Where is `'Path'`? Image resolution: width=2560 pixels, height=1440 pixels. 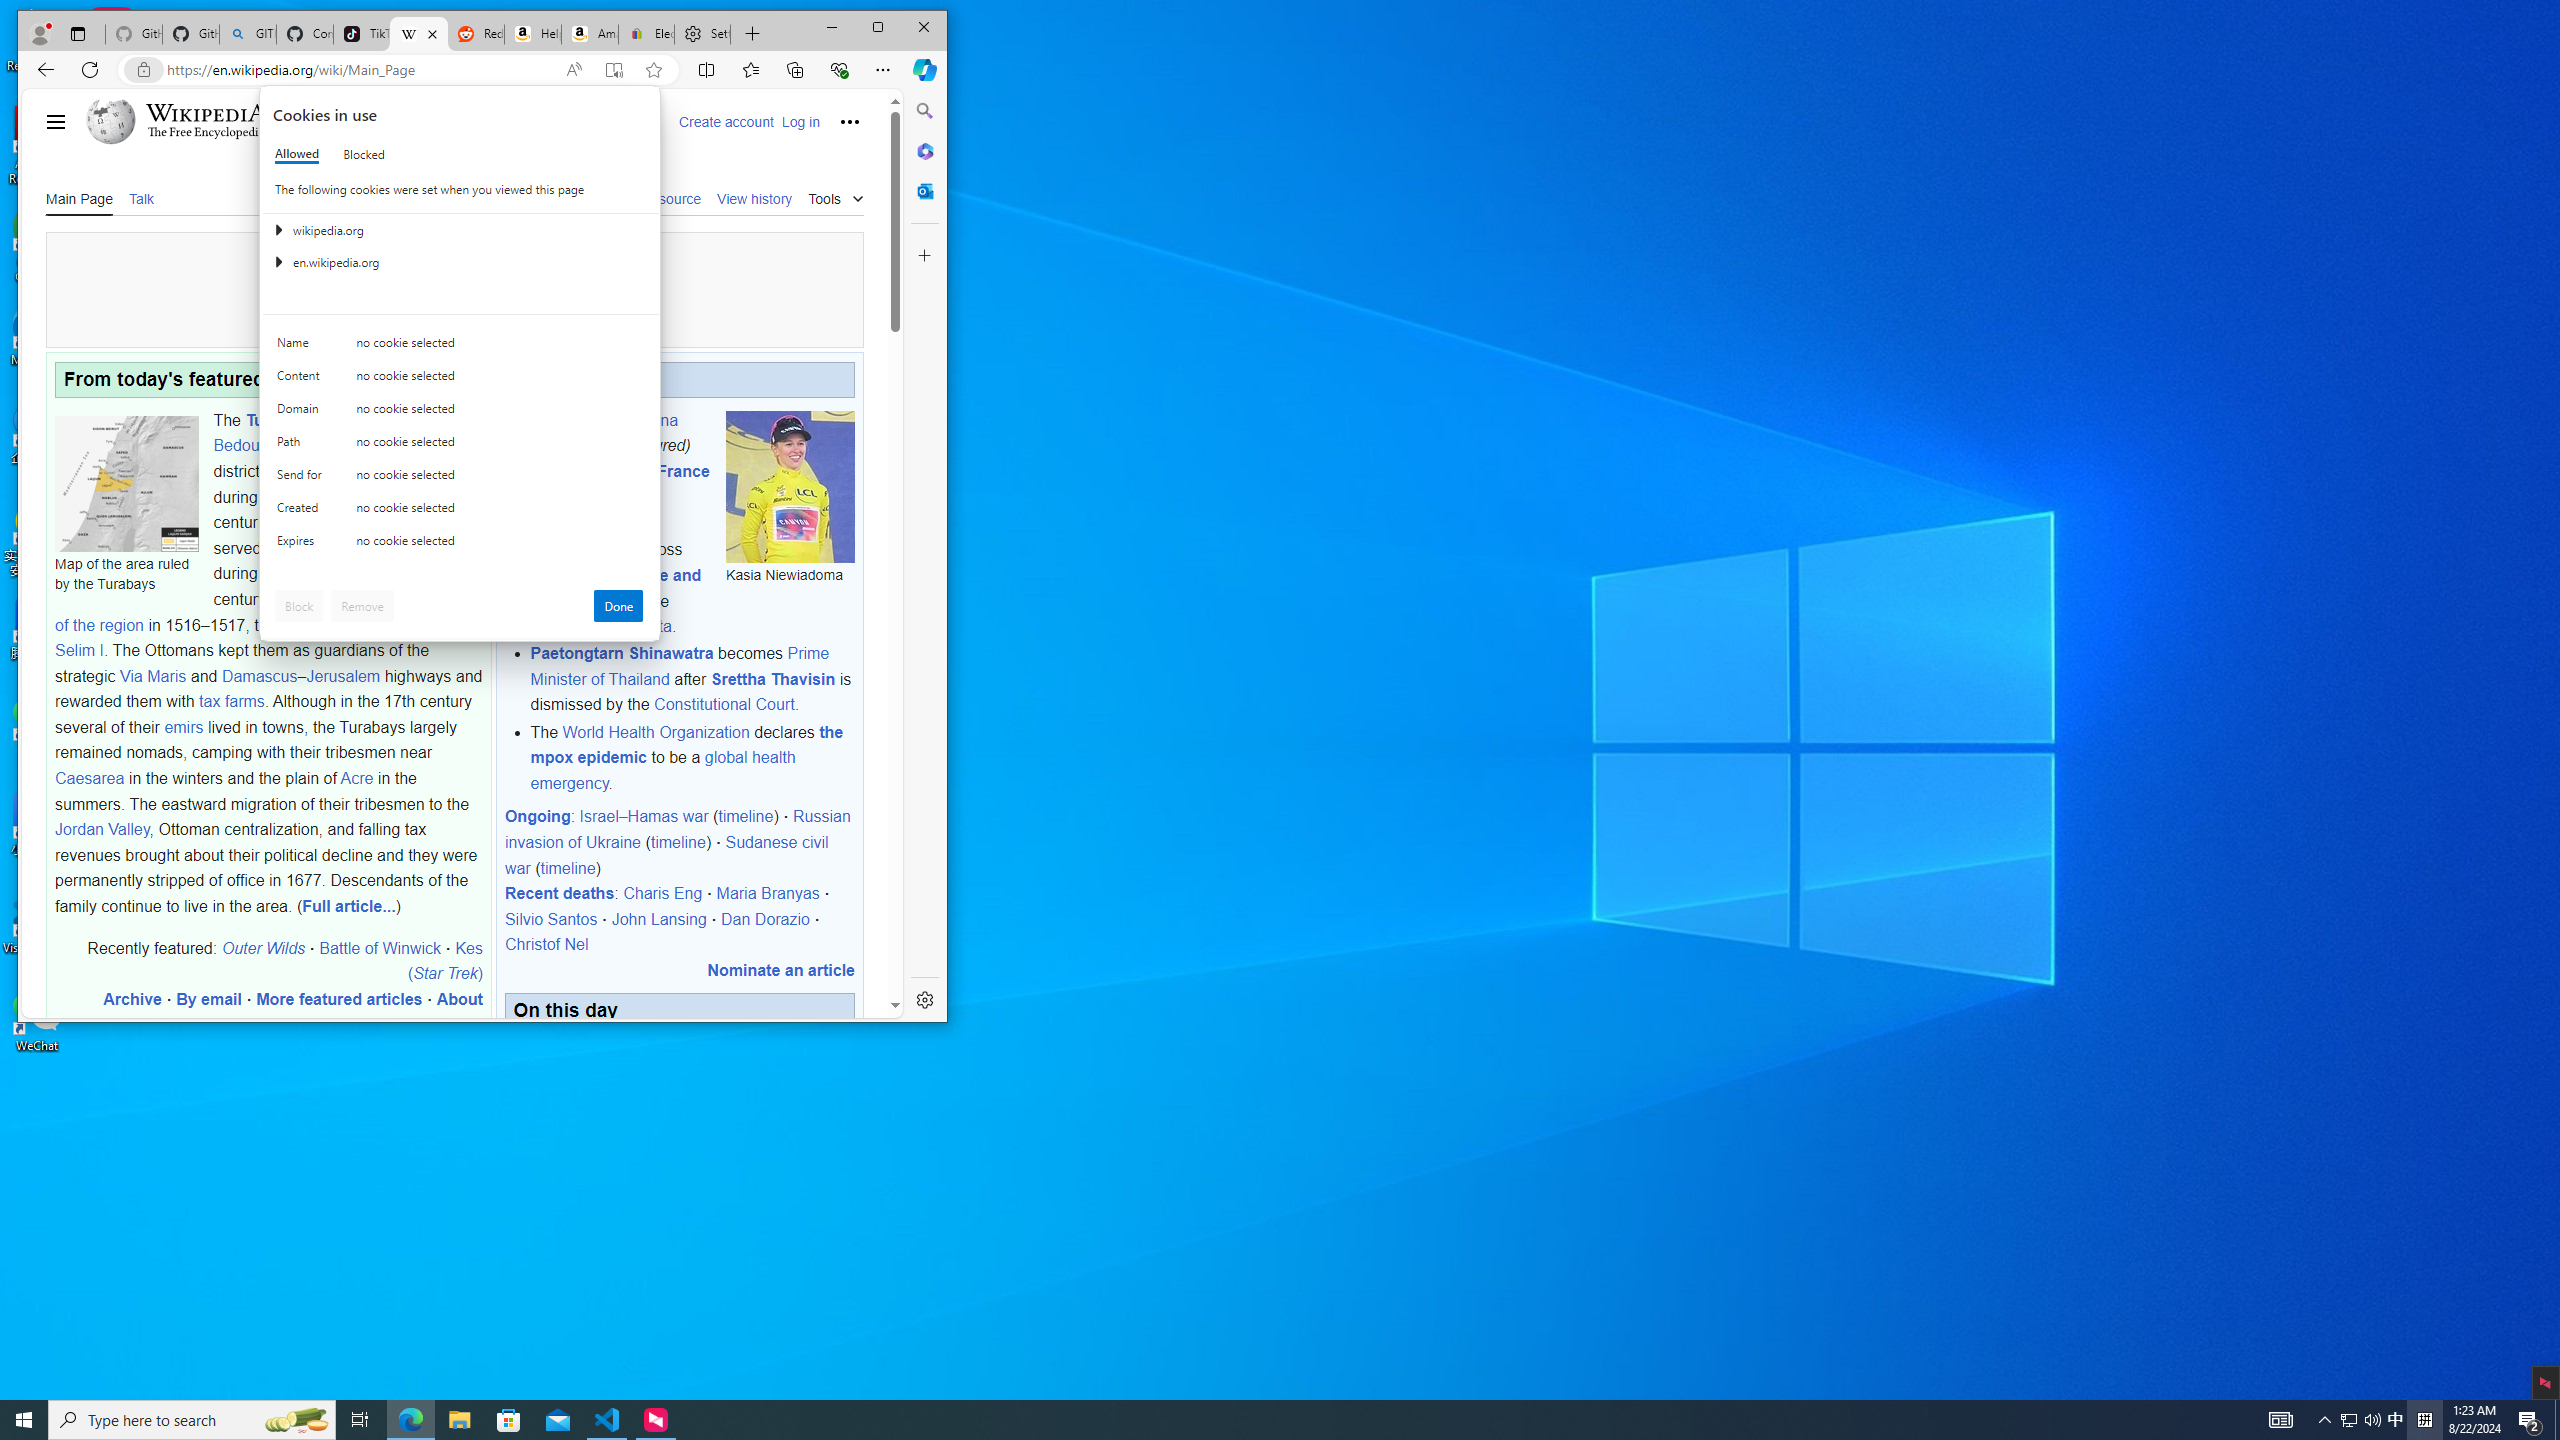 'Path' is located at coordinates (302, 445).